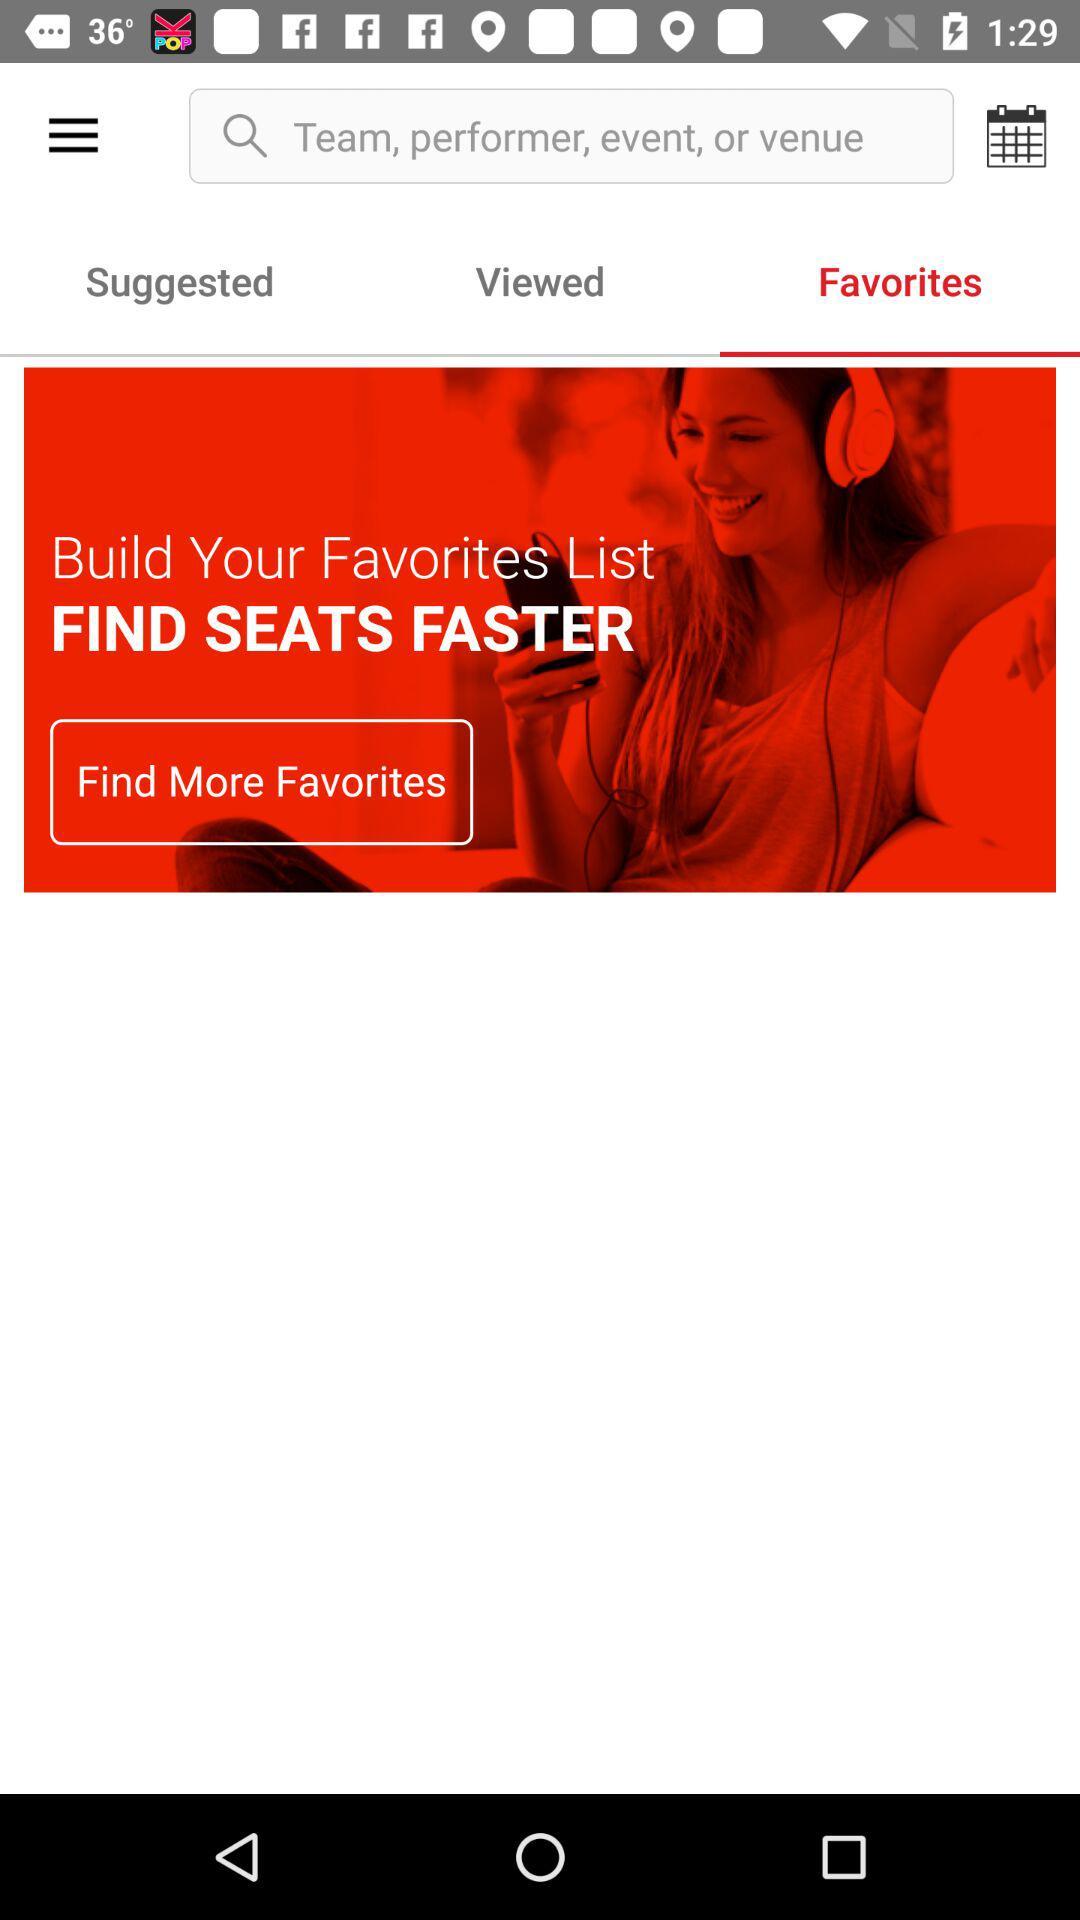 The height and width of the screenshot is (1920, 1080). What do you see at coordinates (260, 781) in the screenshot?
I see `the find more favorites item` at bounding box center [260, 781].